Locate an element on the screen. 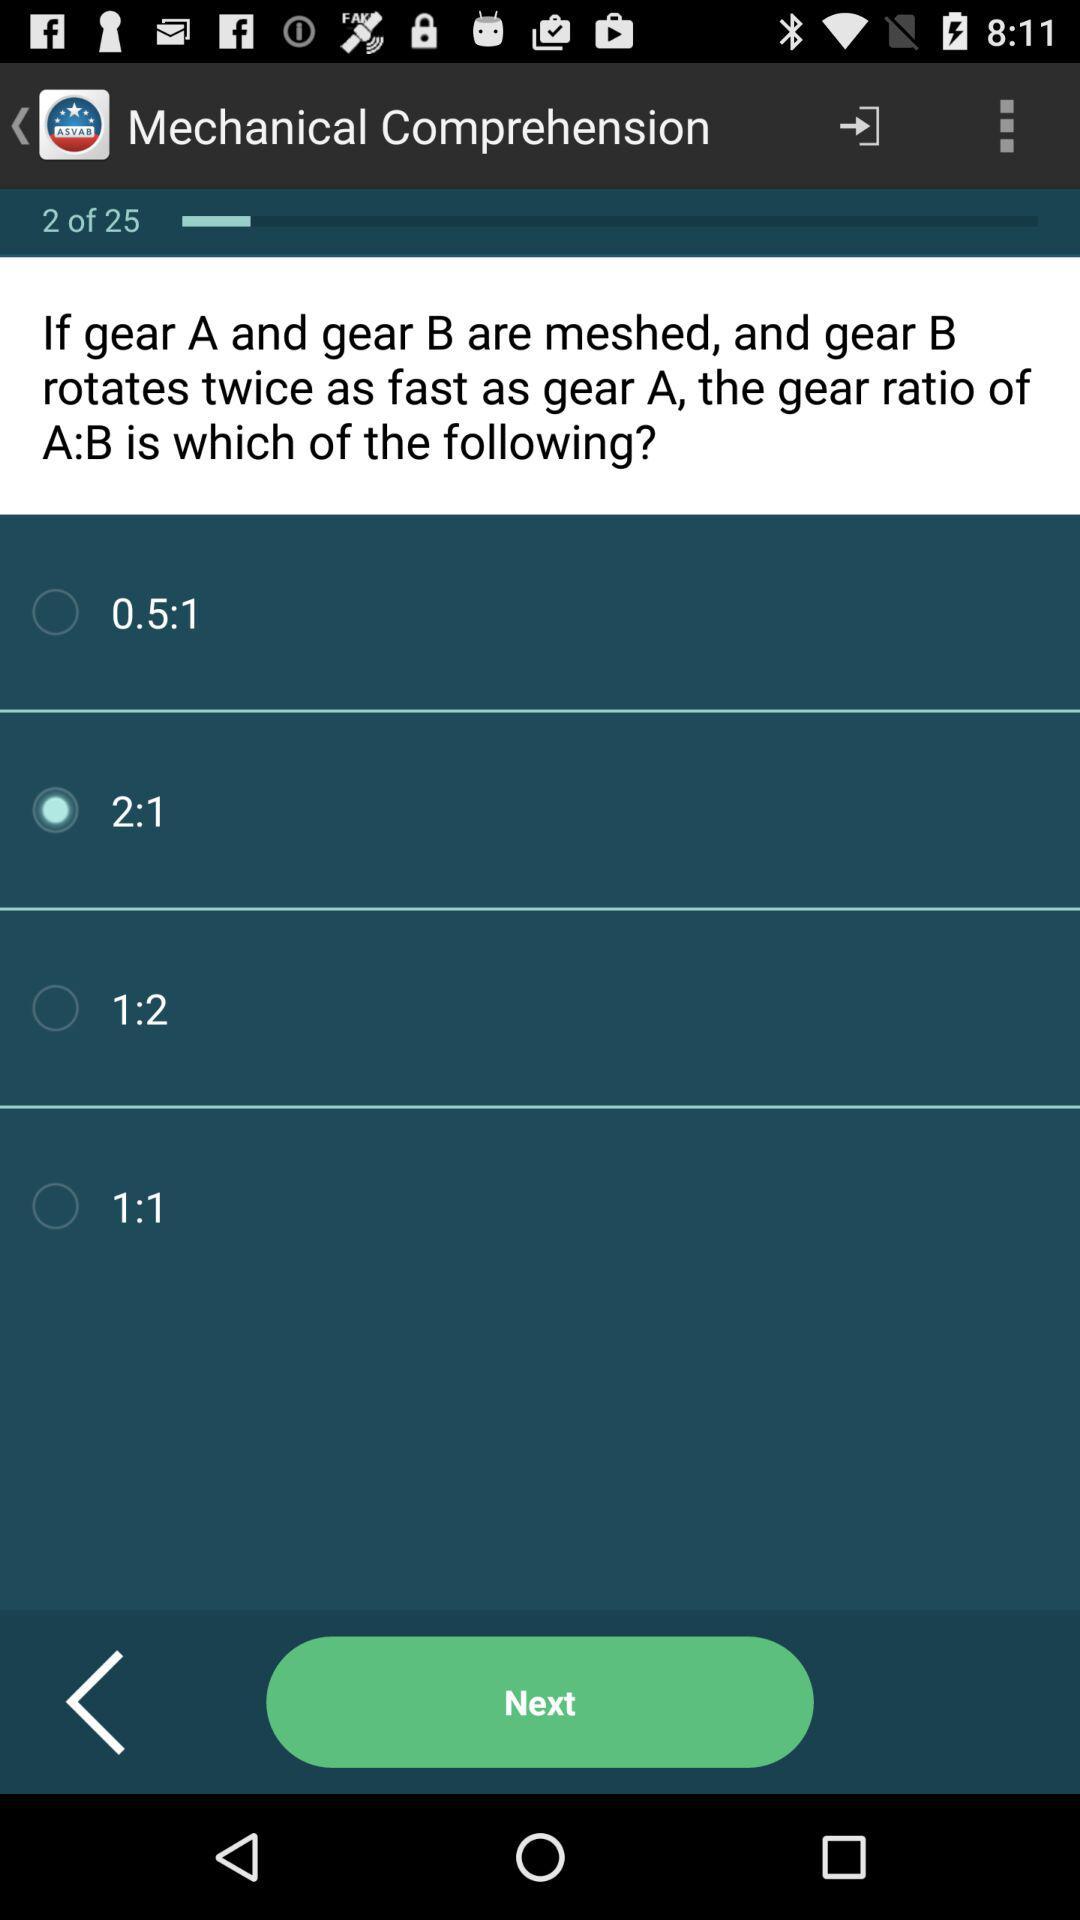 Image resolution: width=1080 pixels, height=1920 pixels. item below if gear a icon is located at coordinates (540, 1701).